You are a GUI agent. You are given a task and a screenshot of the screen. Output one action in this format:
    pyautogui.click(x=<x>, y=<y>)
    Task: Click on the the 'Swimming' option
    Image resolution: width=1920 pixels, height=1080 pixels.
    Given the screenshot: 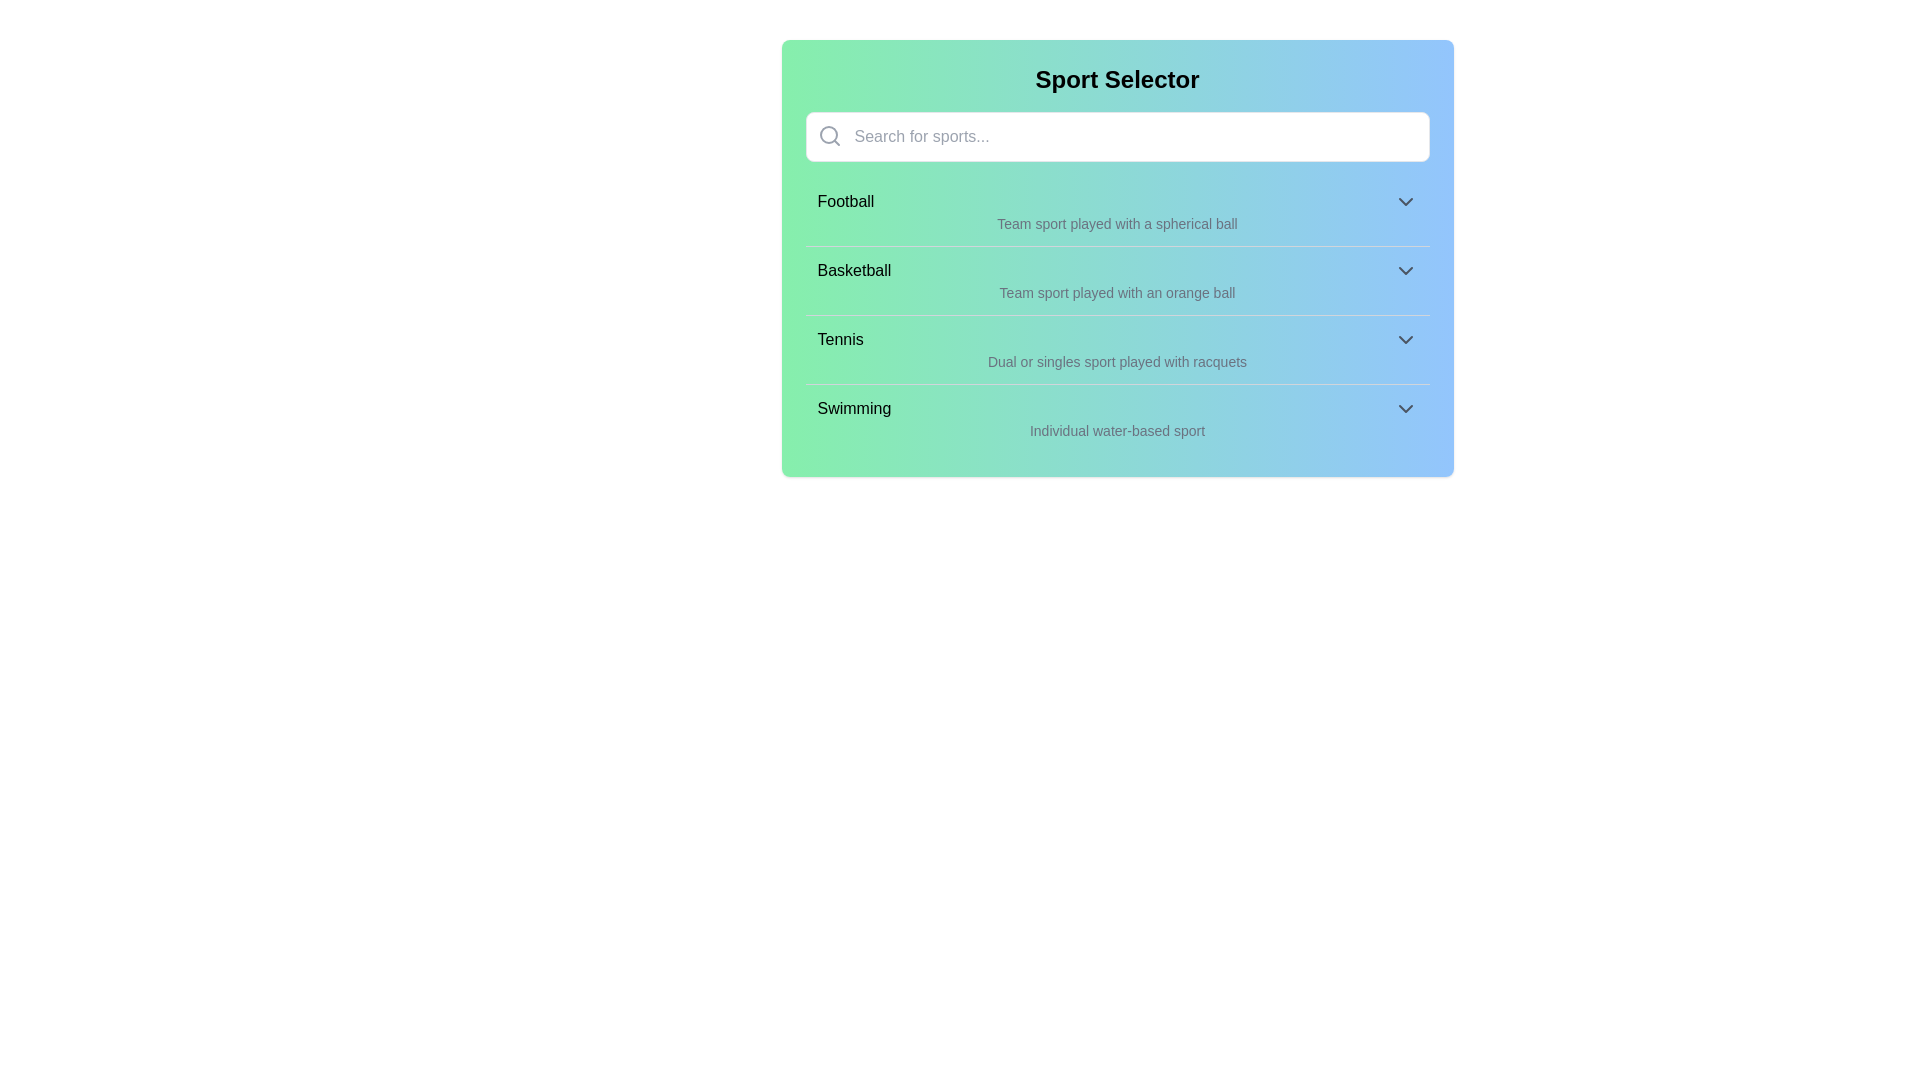 What is the action you would take?
    pyautogui.click(x=1116, y=407)
    